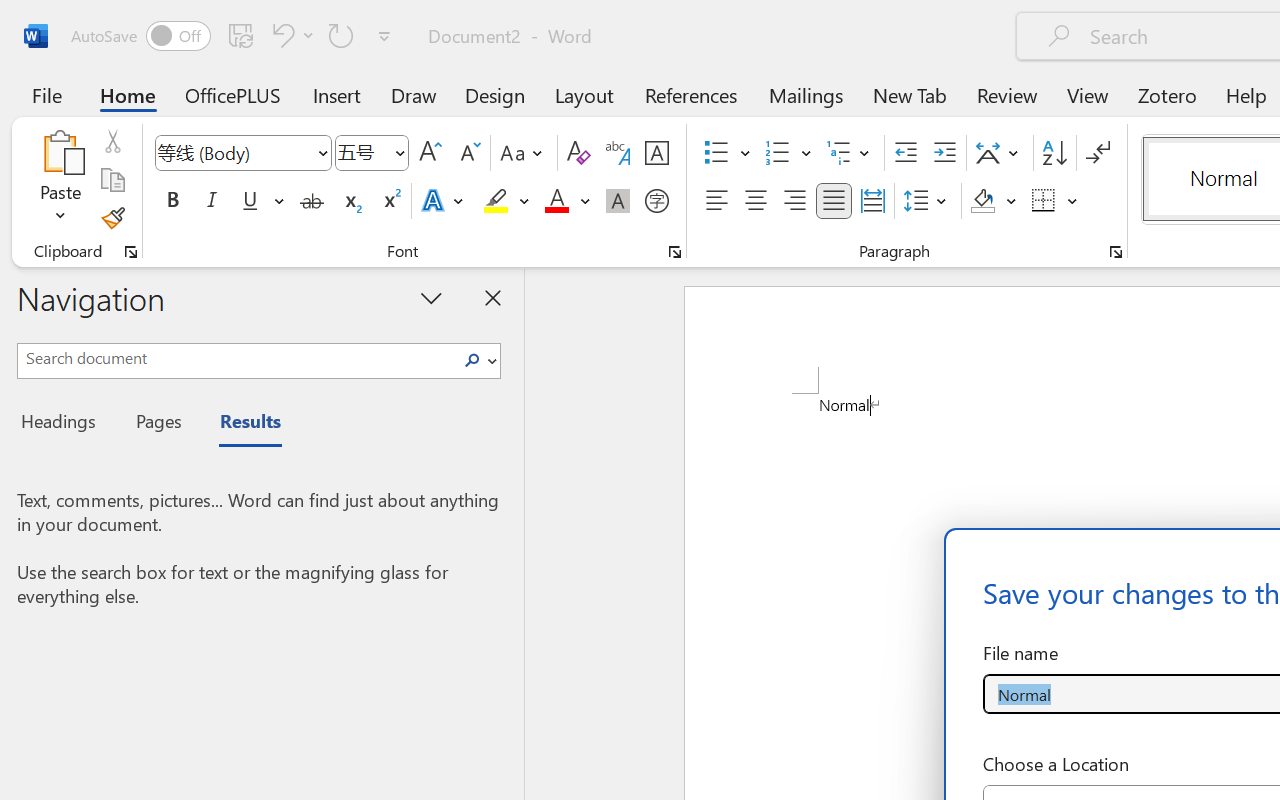 Image resolution: width=1280 pixels, height=800 pixels. Describe the element at coordinates (793, 201) in the screenshot. I see `'Align Right'` at that location.